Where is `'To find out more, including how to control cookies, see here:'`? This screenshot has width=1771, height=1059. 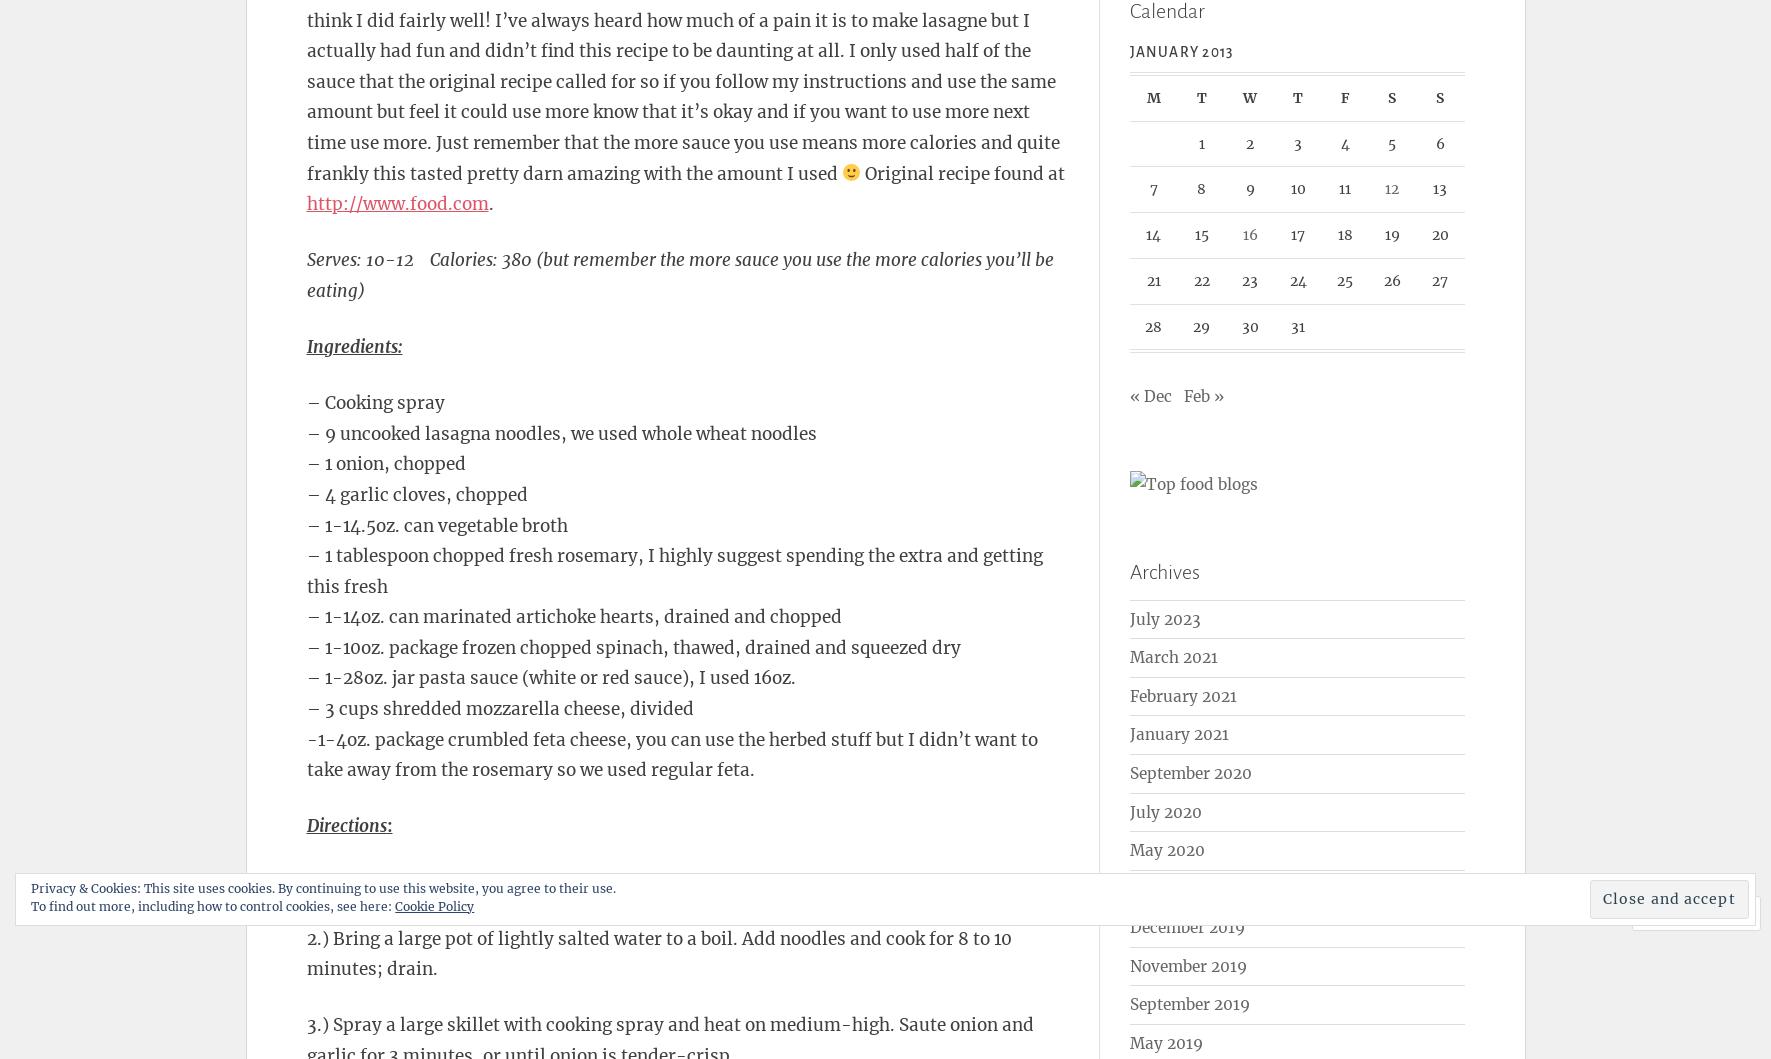
'To find out more, including how to control cookies, see here:' is located at coordinates (29, 905).